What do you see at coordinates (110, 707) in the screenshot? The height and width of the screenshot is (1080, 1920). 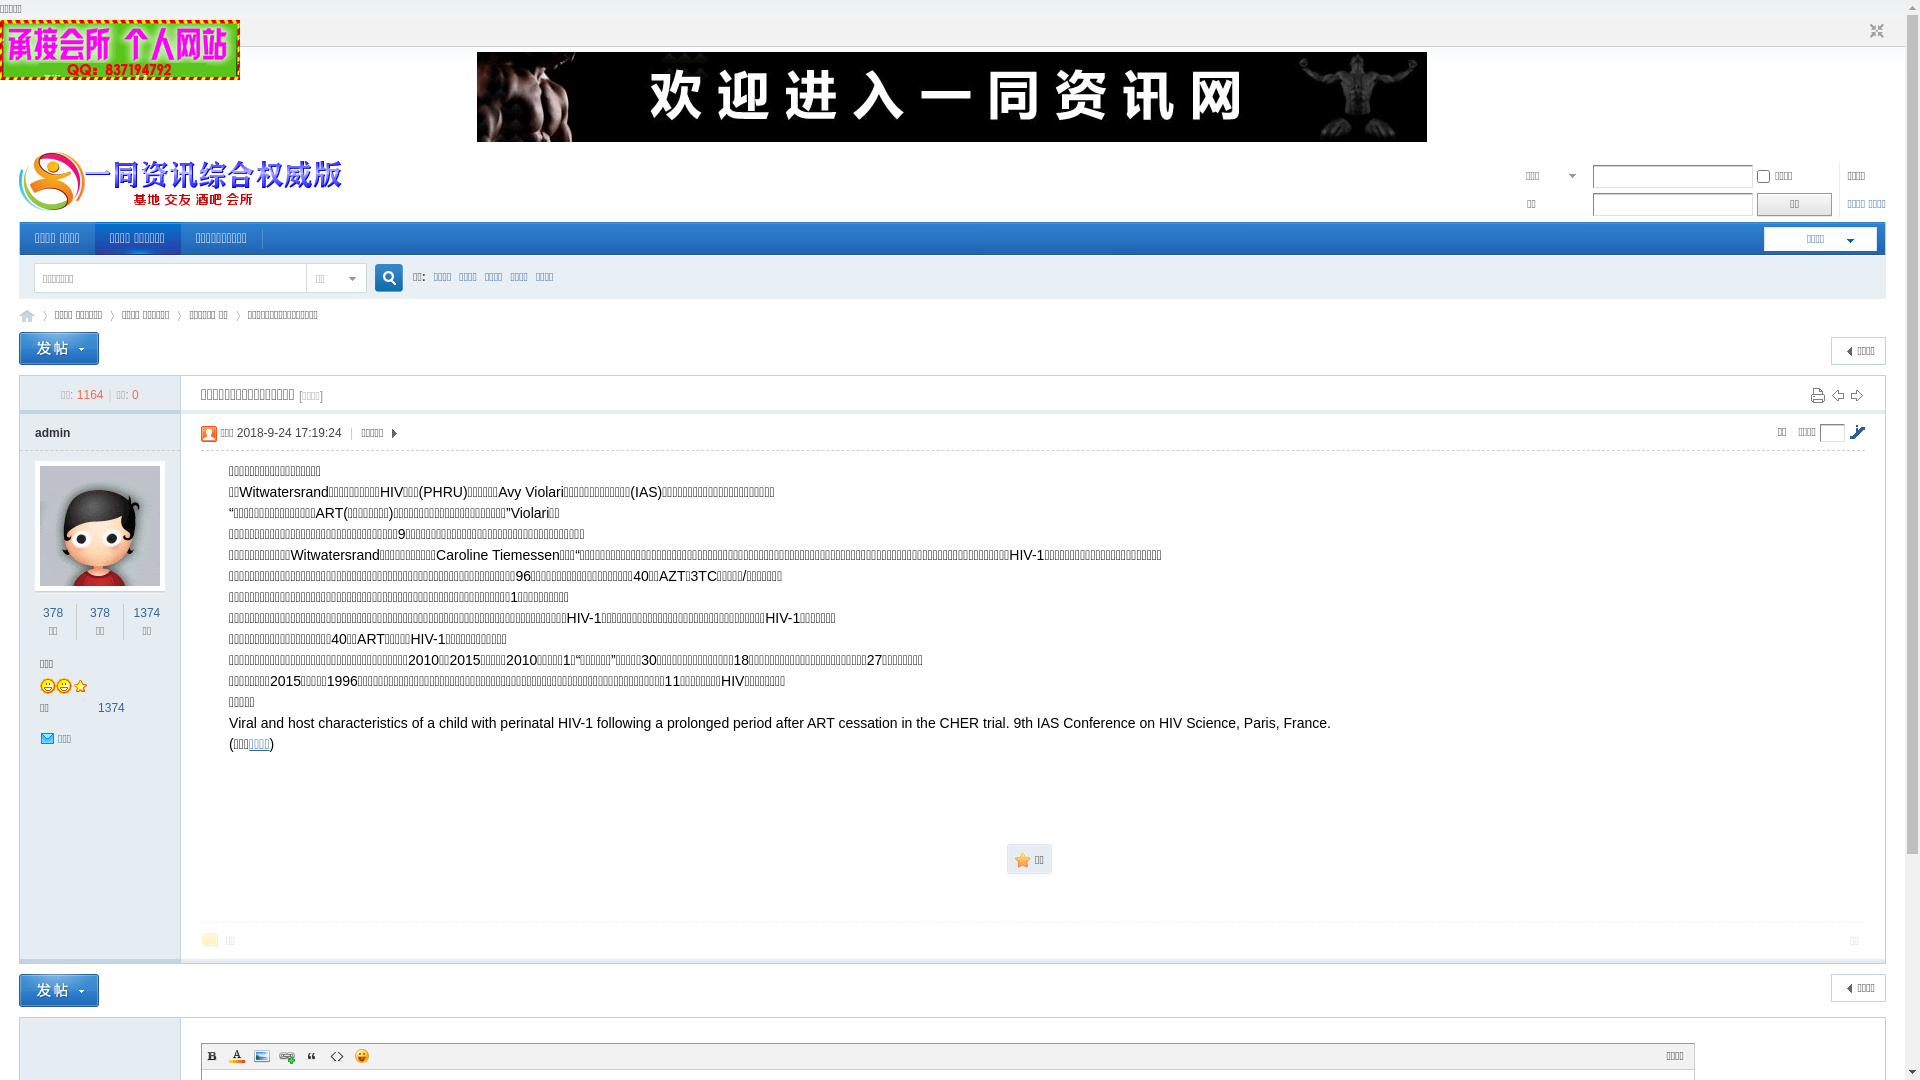 I see `'1374'` at bounding box center [110, 707].